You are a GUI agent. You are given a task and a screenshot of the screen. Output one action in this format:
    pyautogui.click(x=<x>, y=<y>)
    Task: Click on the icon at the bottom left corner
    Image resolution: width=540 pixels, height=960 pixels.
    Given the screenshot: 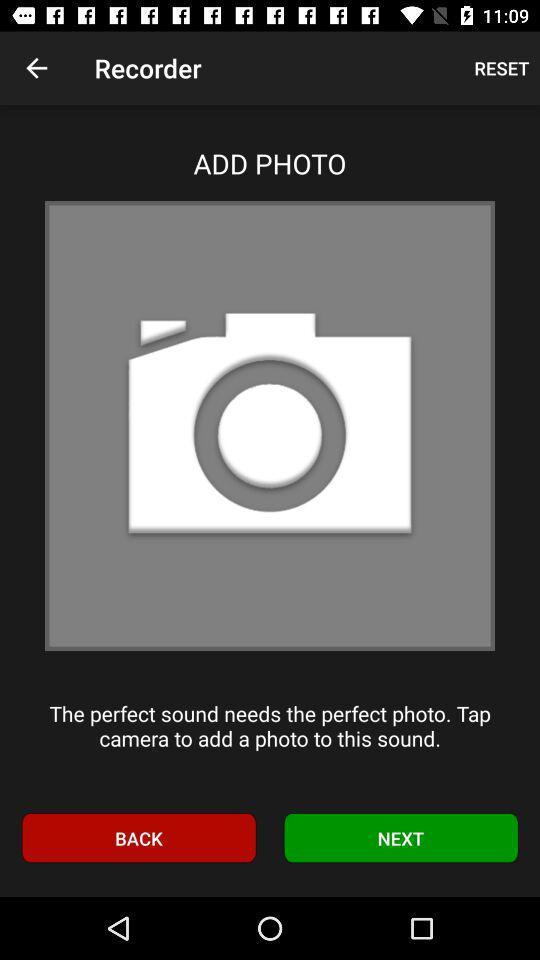 What is the action you would take?
    pyautogui.click(x=137, y=838)
    